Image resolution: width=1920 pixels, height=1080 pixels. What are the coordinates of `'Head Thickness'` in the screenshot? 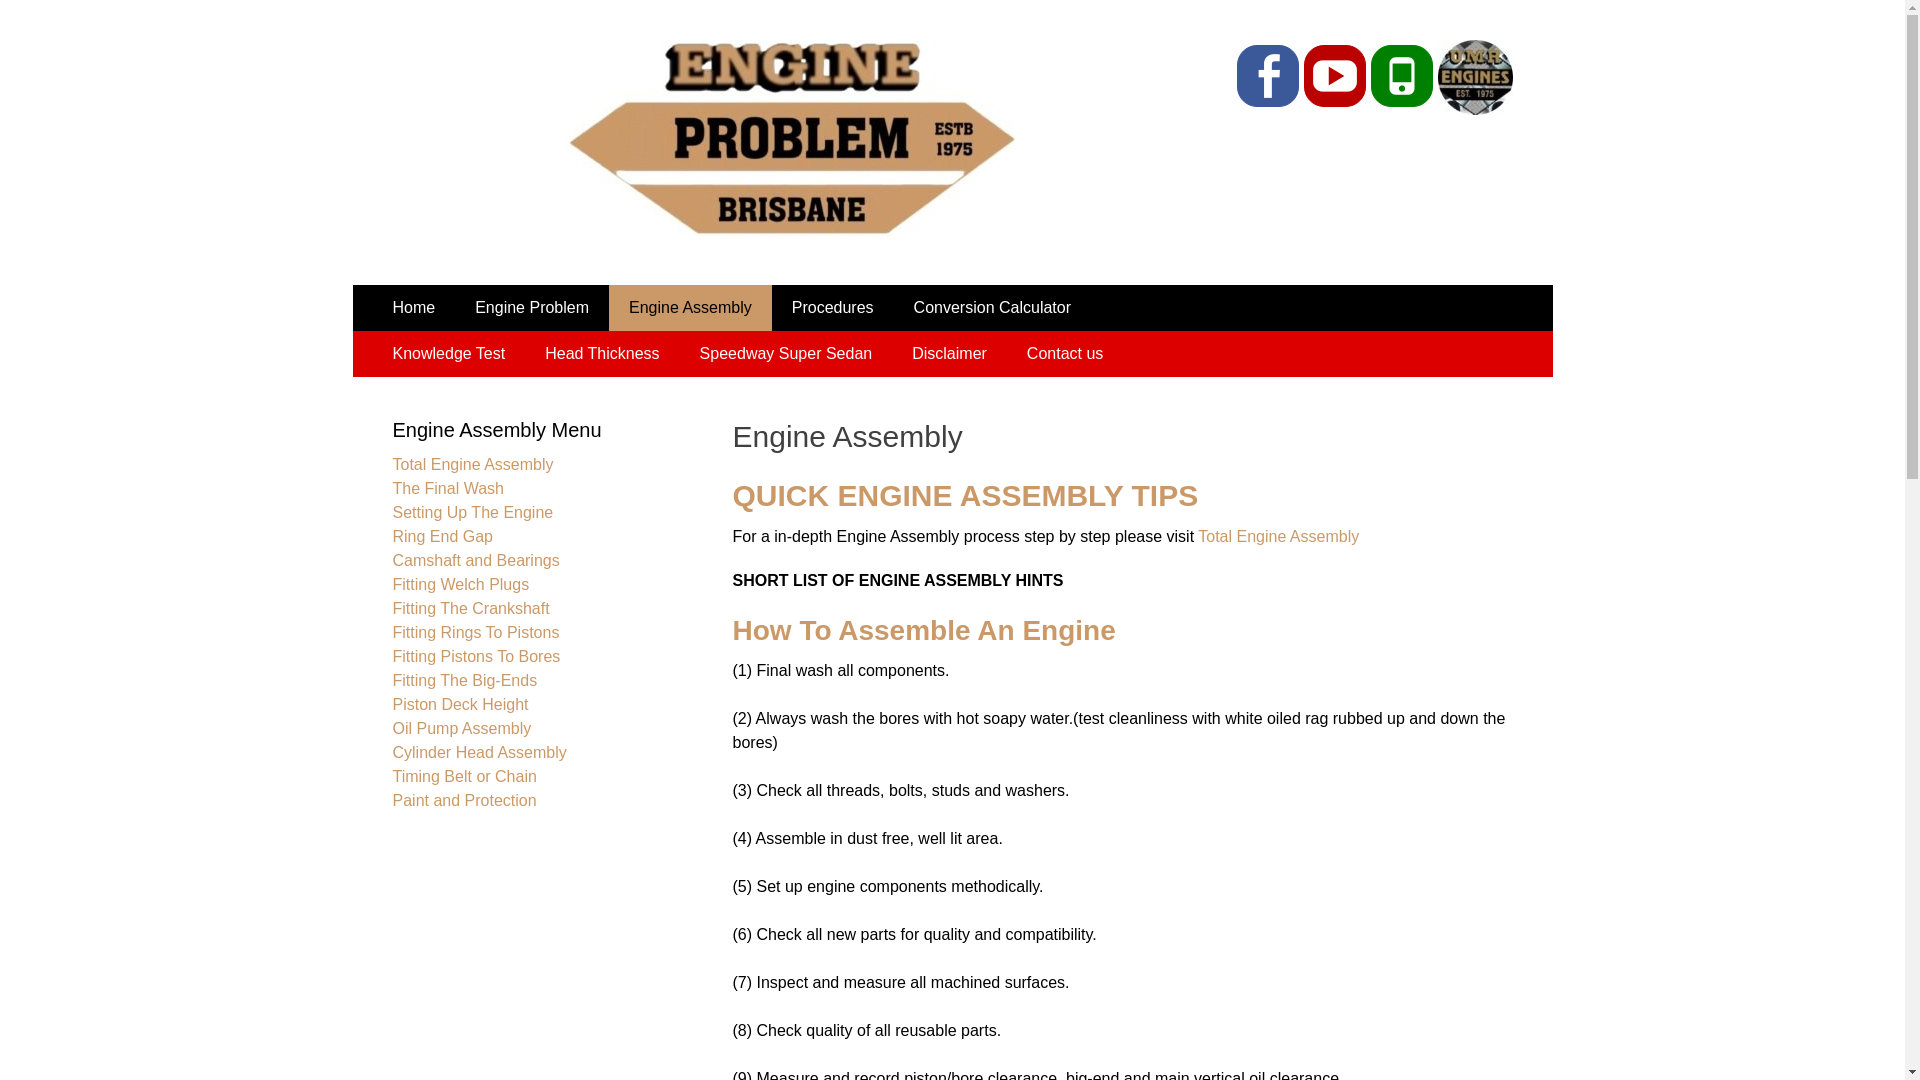 It's located at (600, 353).